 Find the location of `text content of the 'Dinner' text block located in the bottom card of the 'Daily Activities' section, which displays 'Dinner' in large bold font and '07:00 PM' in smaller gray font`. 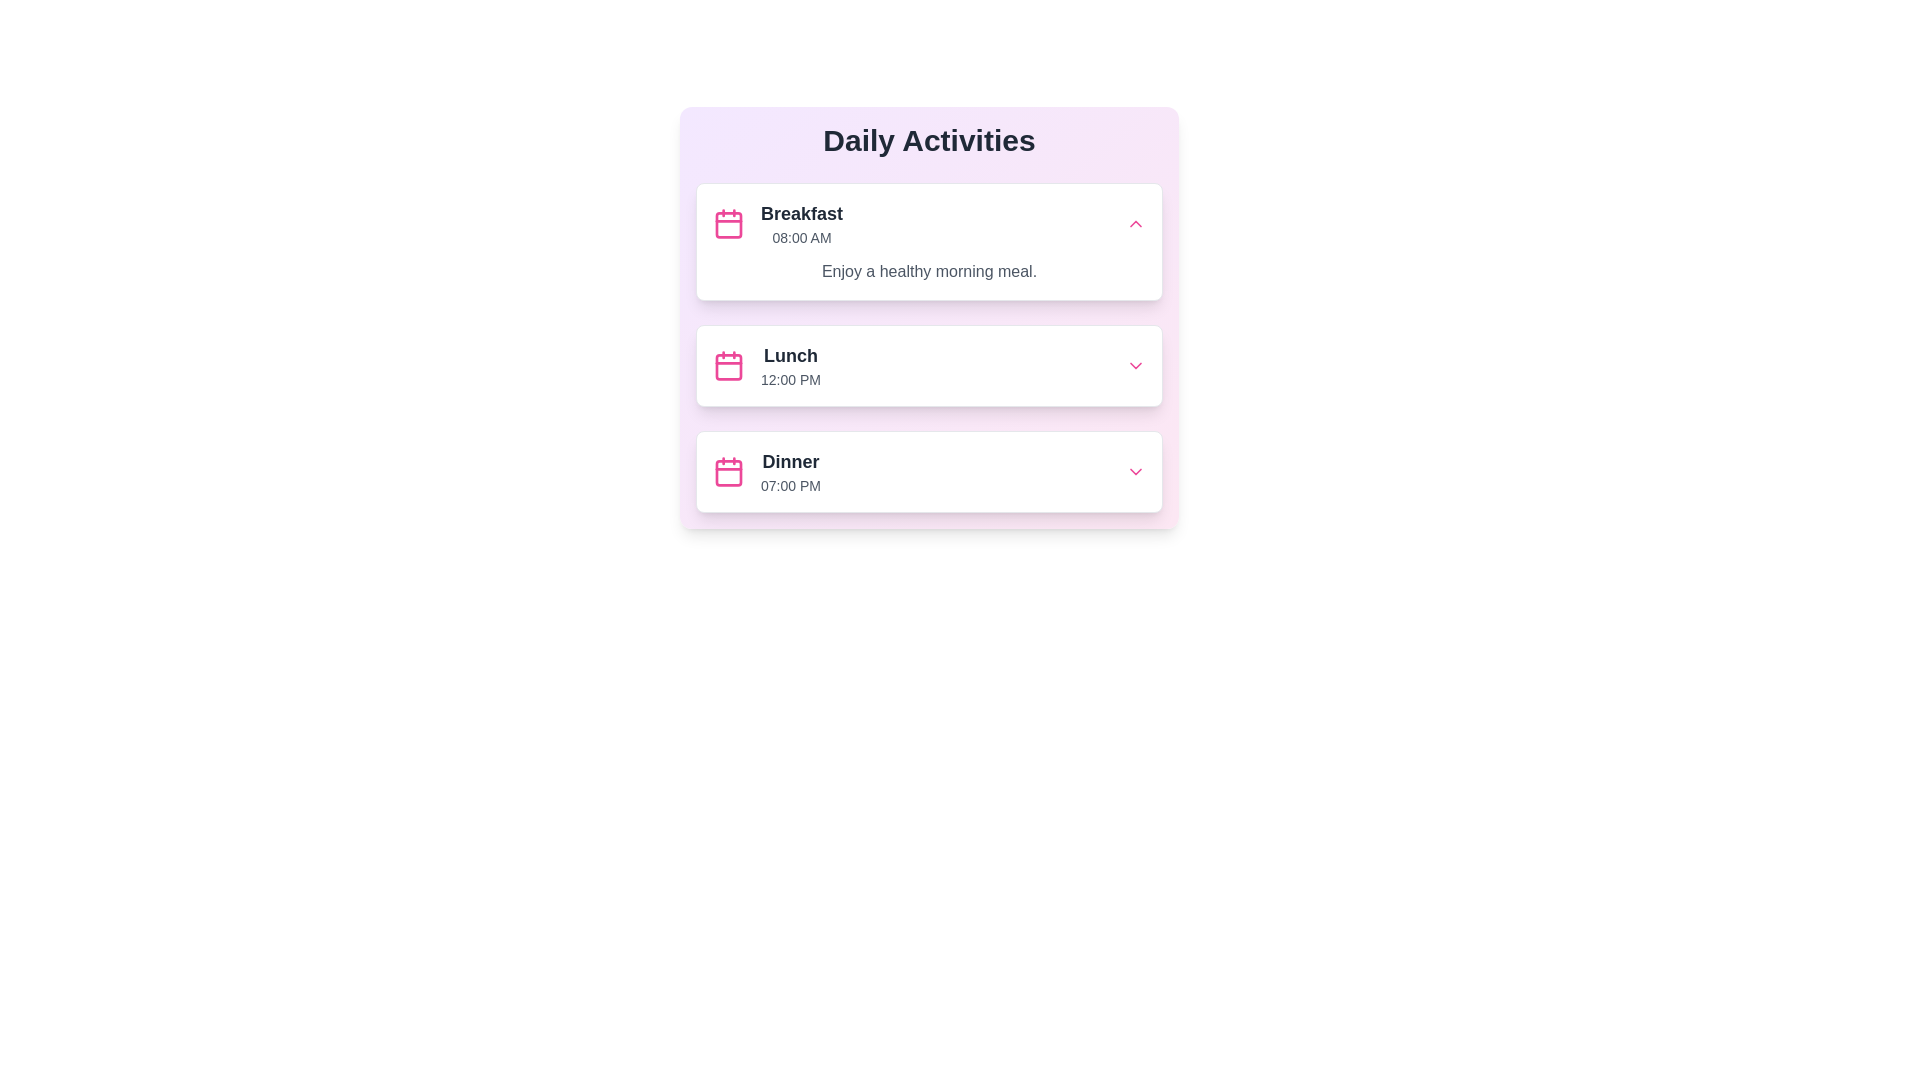

text content of the 'Dinner' text block located in the bottom card of the 'Daily Activities' section, which displays 'Dinner' in large bold font and '07:00 PM' in smaller gray font is located at coordinates (790, 471).